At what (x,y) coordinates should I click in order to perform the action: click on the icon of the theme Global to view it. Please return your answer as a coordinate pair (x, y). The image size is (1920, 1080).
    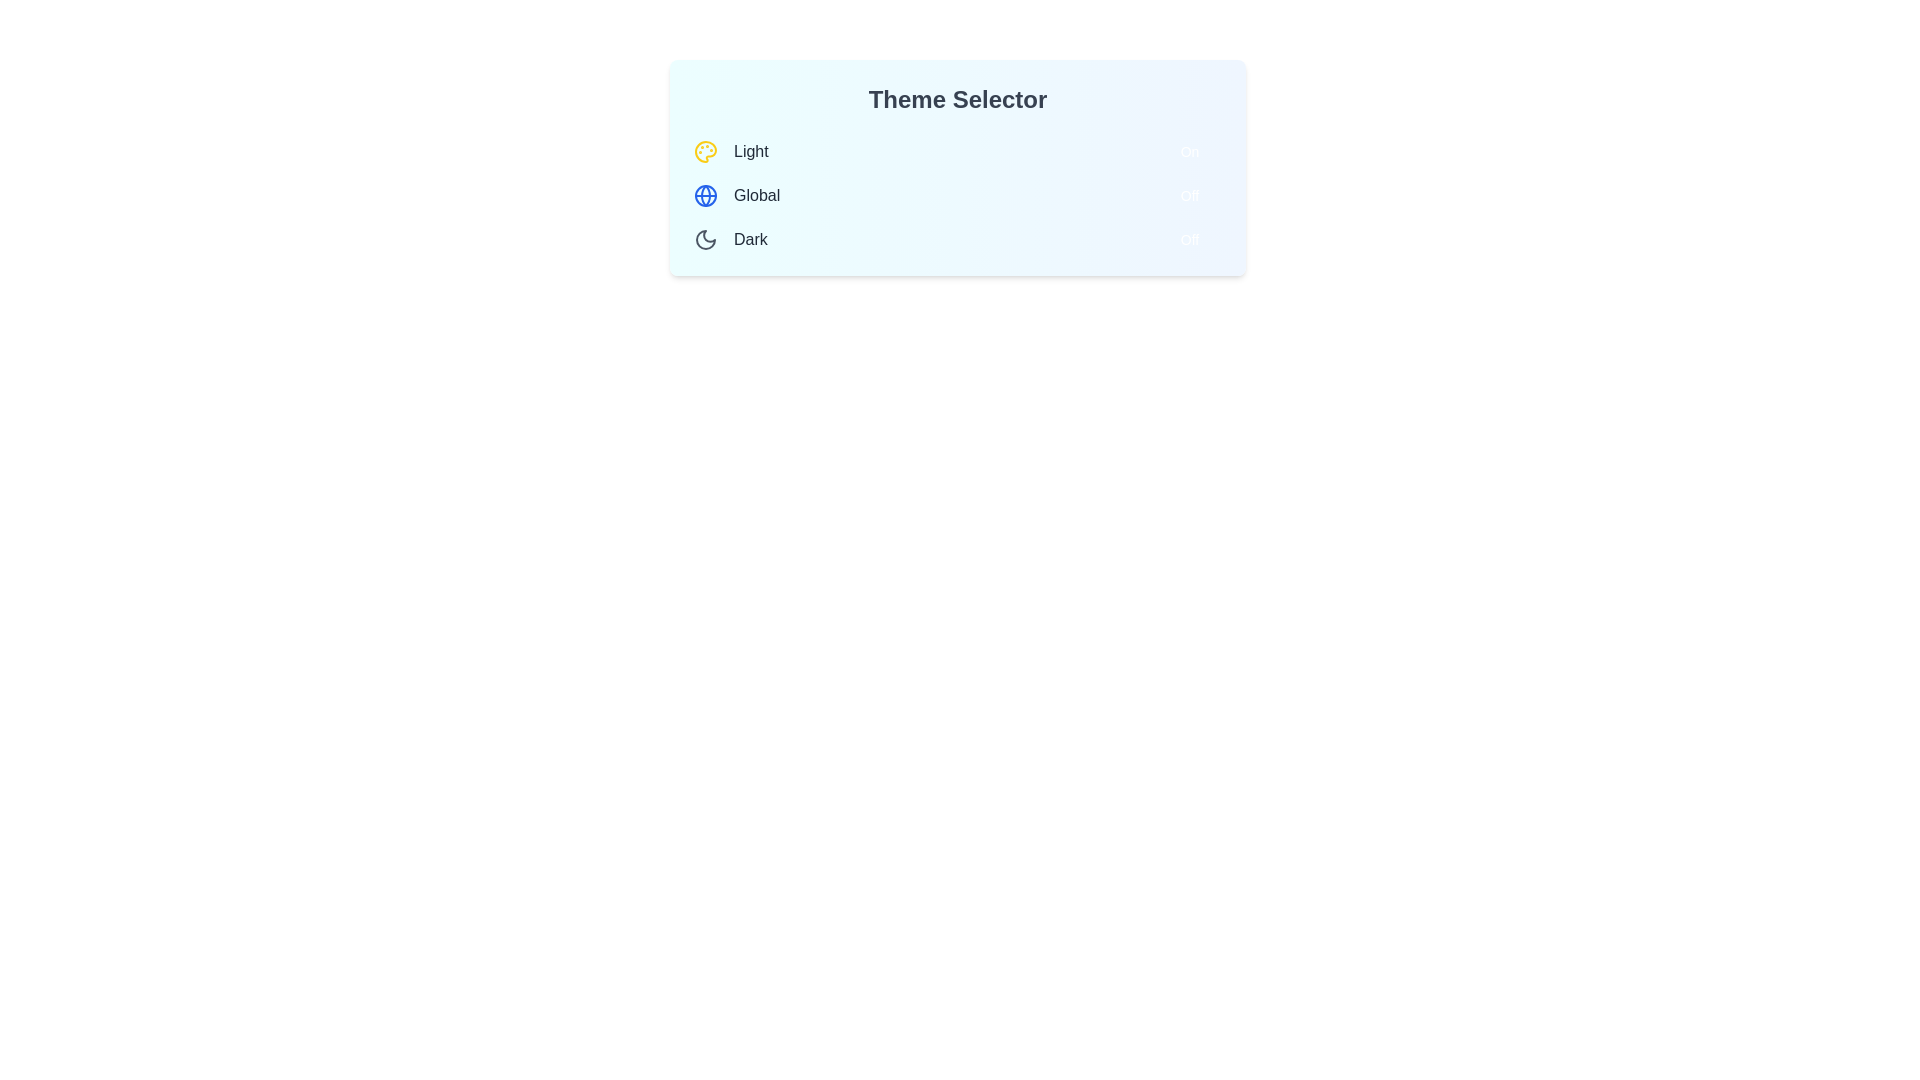
    Looking at the image, I should click on (705, 196).